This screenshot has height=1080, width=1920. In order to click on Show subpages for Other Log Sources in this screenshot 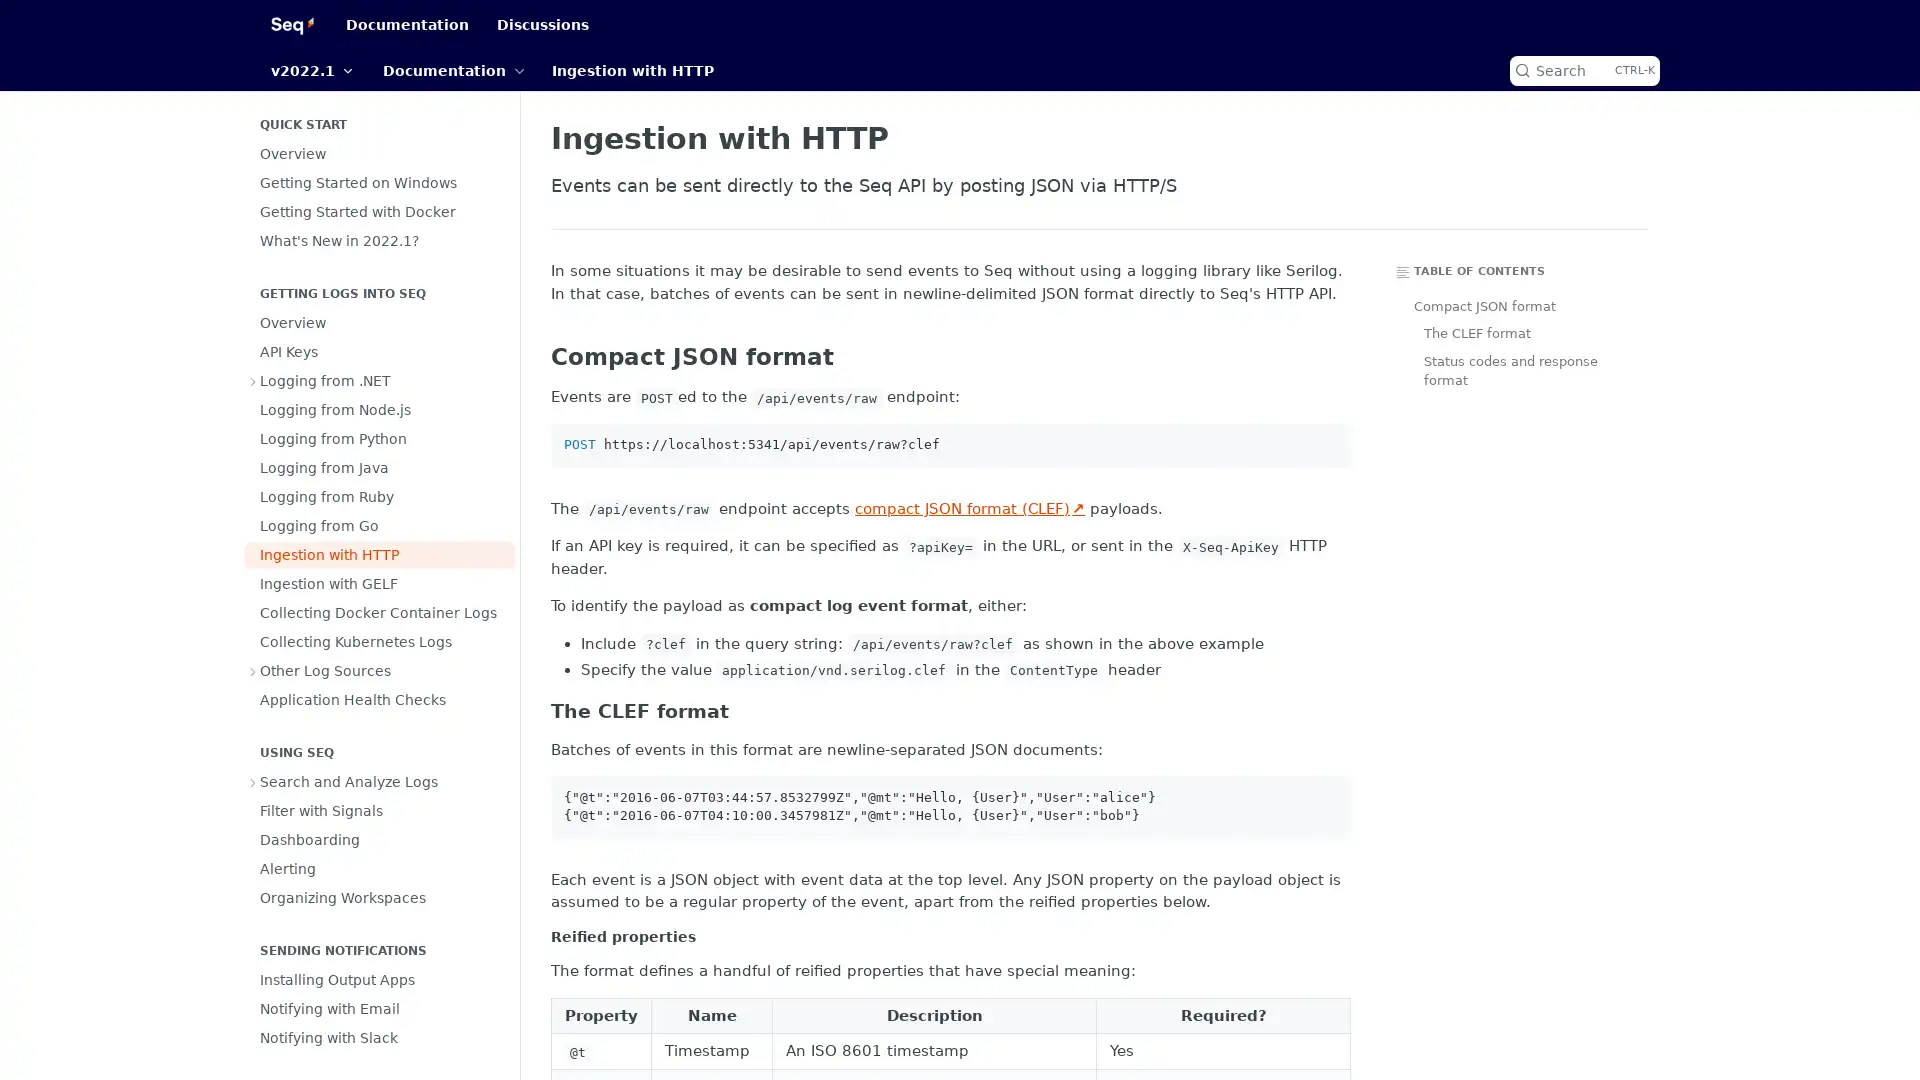, I will do `click(253, 671)`.